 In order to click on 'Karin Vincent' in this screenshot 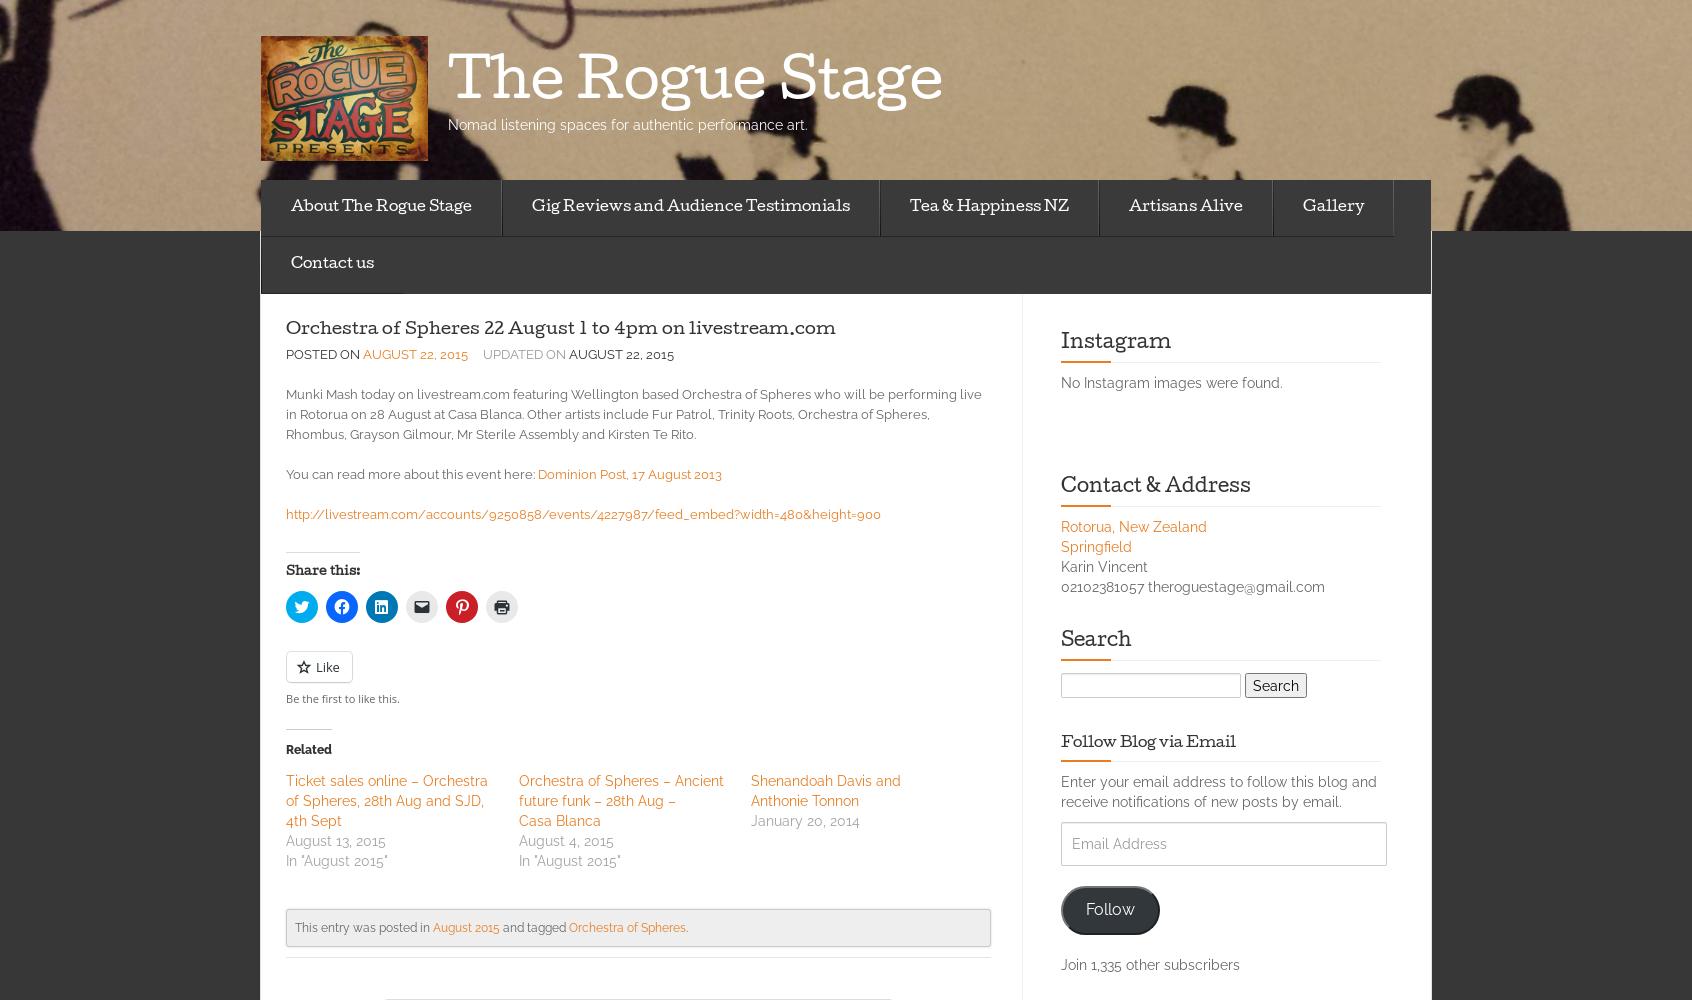, I will do `click(1104, 565)`.